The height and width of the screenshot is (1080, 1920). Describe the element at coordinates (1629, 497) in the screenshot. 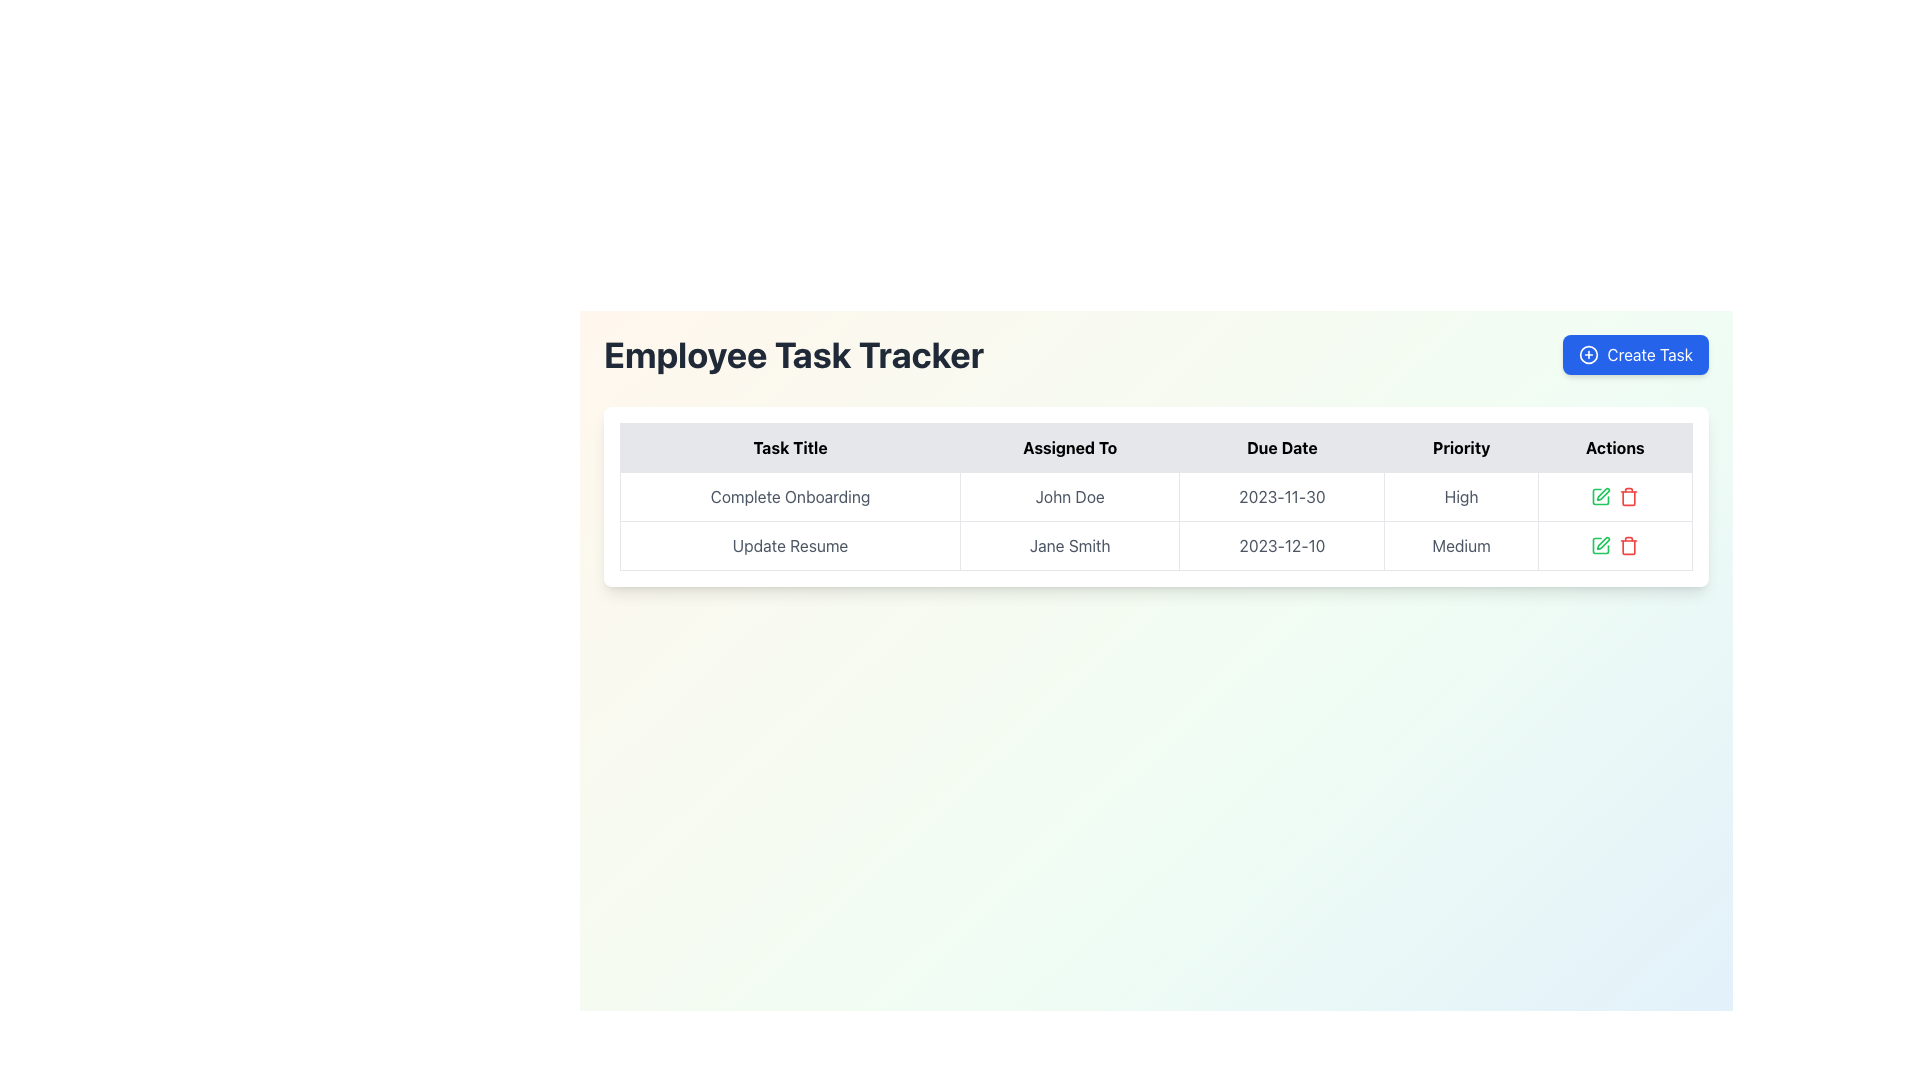

I see `the trash can icon in the 'Actions' column of the second row of the task table` at that location.